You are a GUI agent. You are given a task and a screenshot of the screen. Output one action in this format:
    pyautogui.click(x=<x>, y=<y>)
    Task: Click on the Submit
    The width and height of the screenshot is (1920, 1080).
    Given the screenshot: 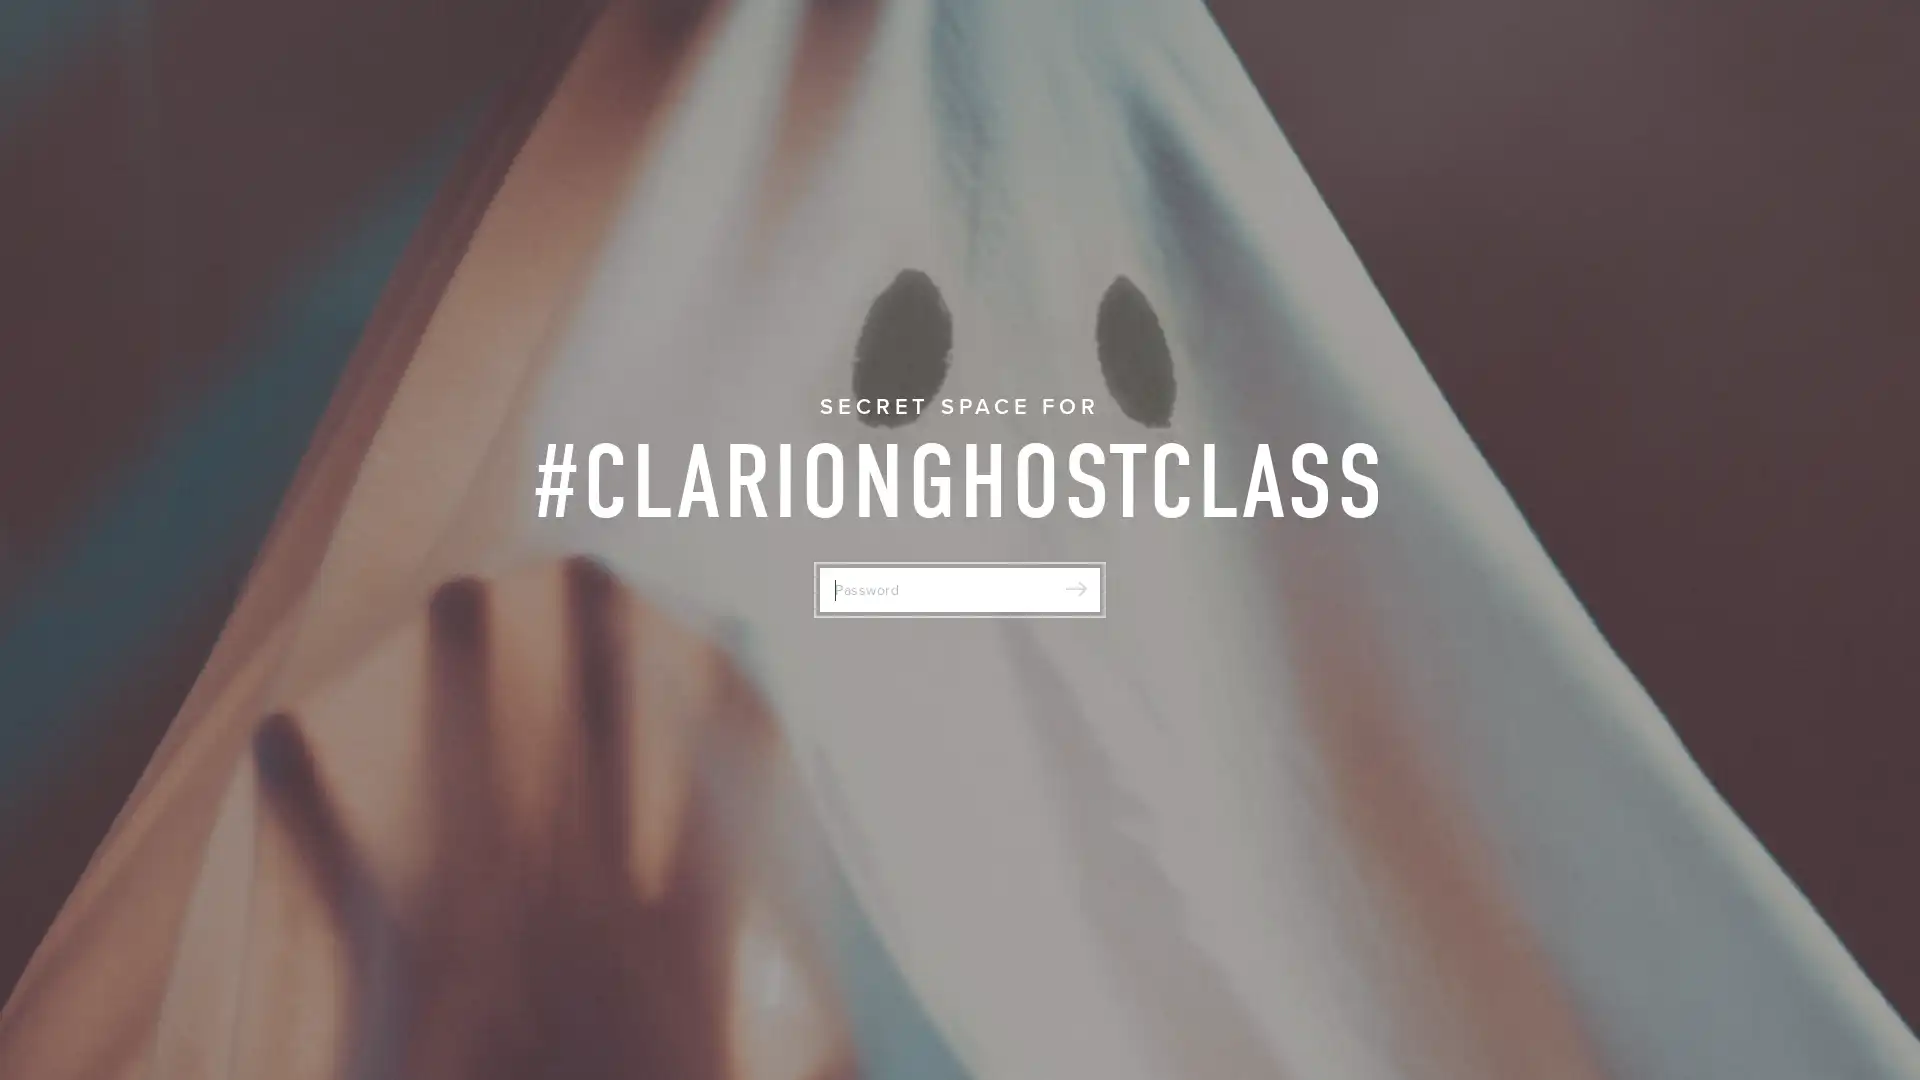 What is the action you would take?
    pyautogui.click(x=1074, y=589)
    